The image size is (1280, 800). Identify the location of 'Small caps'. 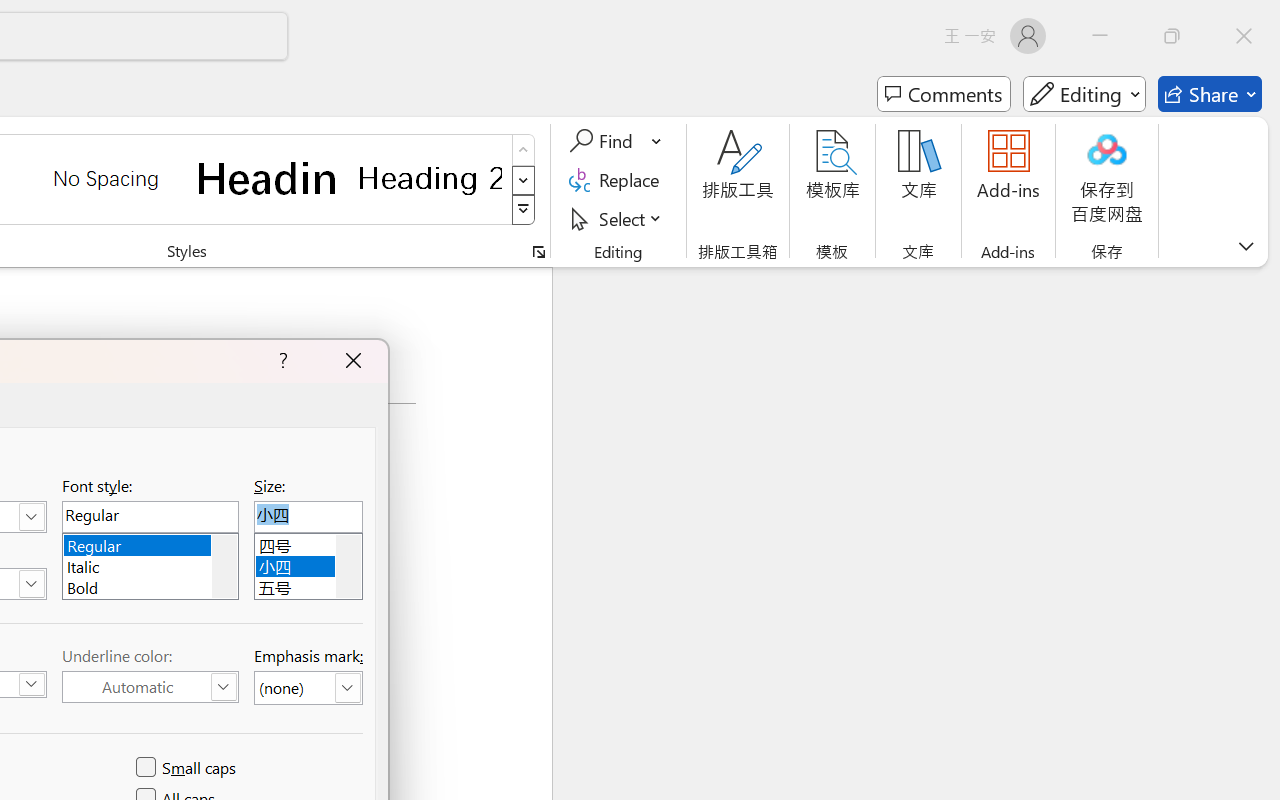
(188, 767).